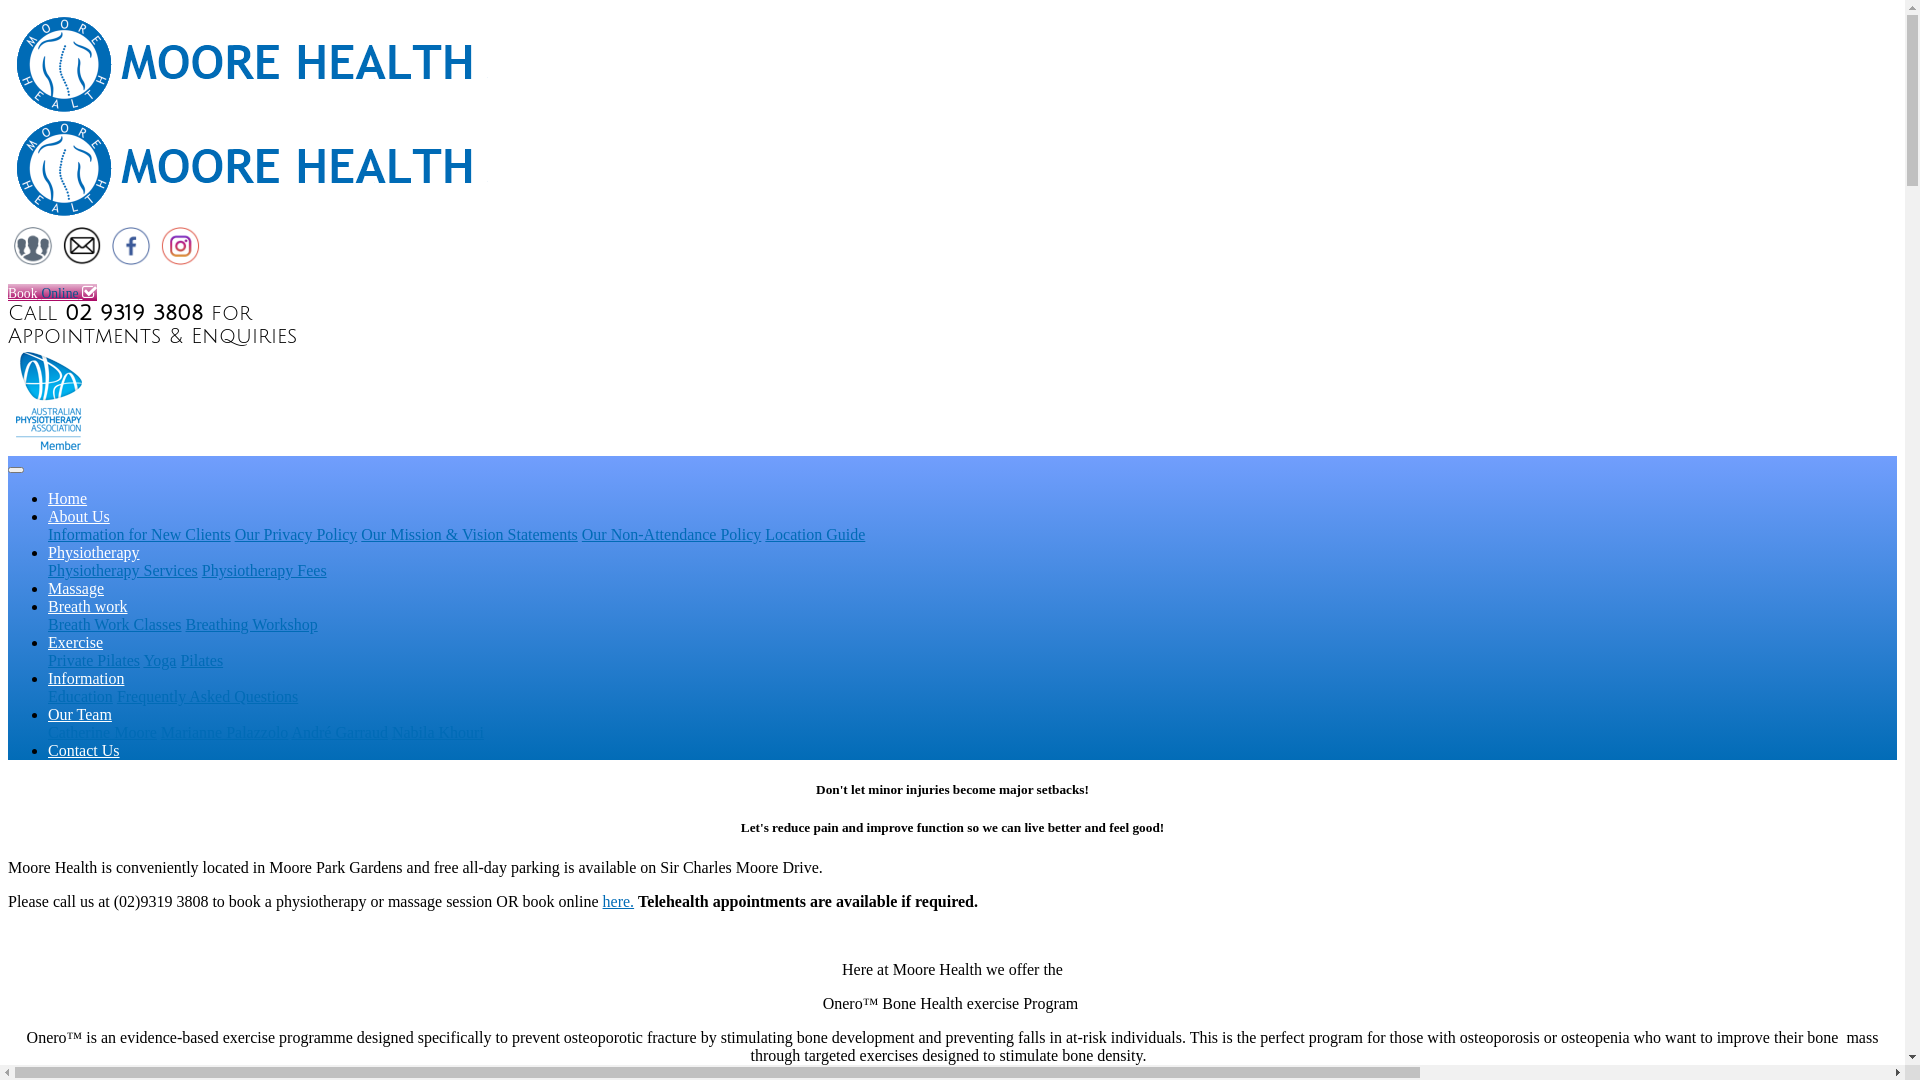 Image resolution: width=1920 pixels, height=1080 pixels. What do you see at coordinates (180, 259) in the screenshot?
I see `'Follow us on Instagram'` at bounding box center [180, 259].